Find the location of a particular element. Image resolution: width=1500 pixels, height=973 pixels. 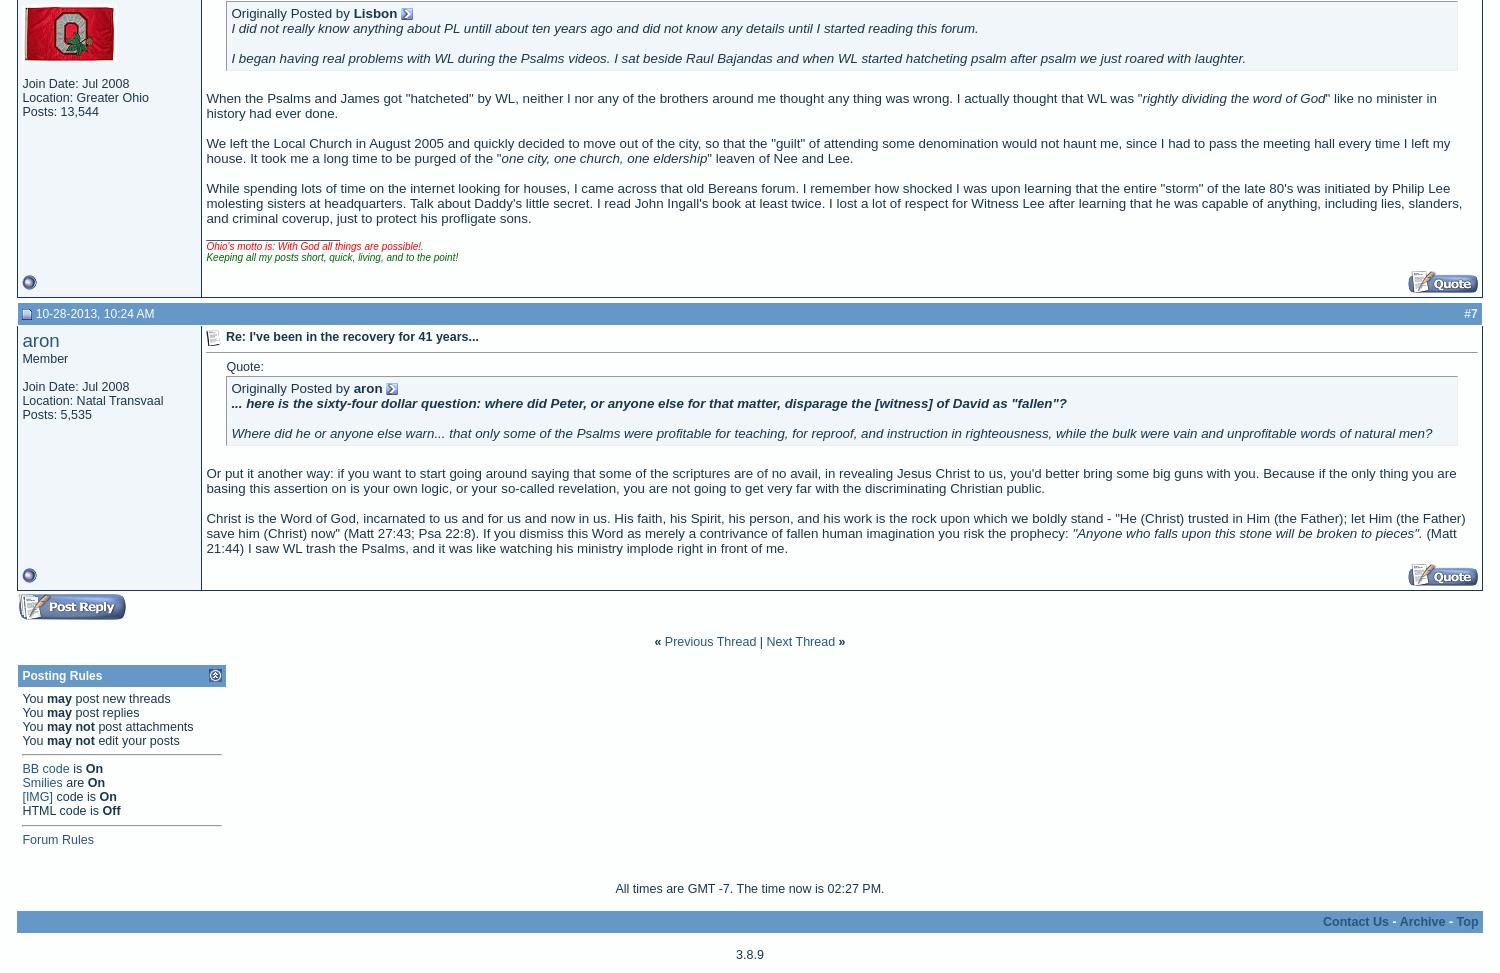

'3.8.9' is located at coordinates (748, 953).